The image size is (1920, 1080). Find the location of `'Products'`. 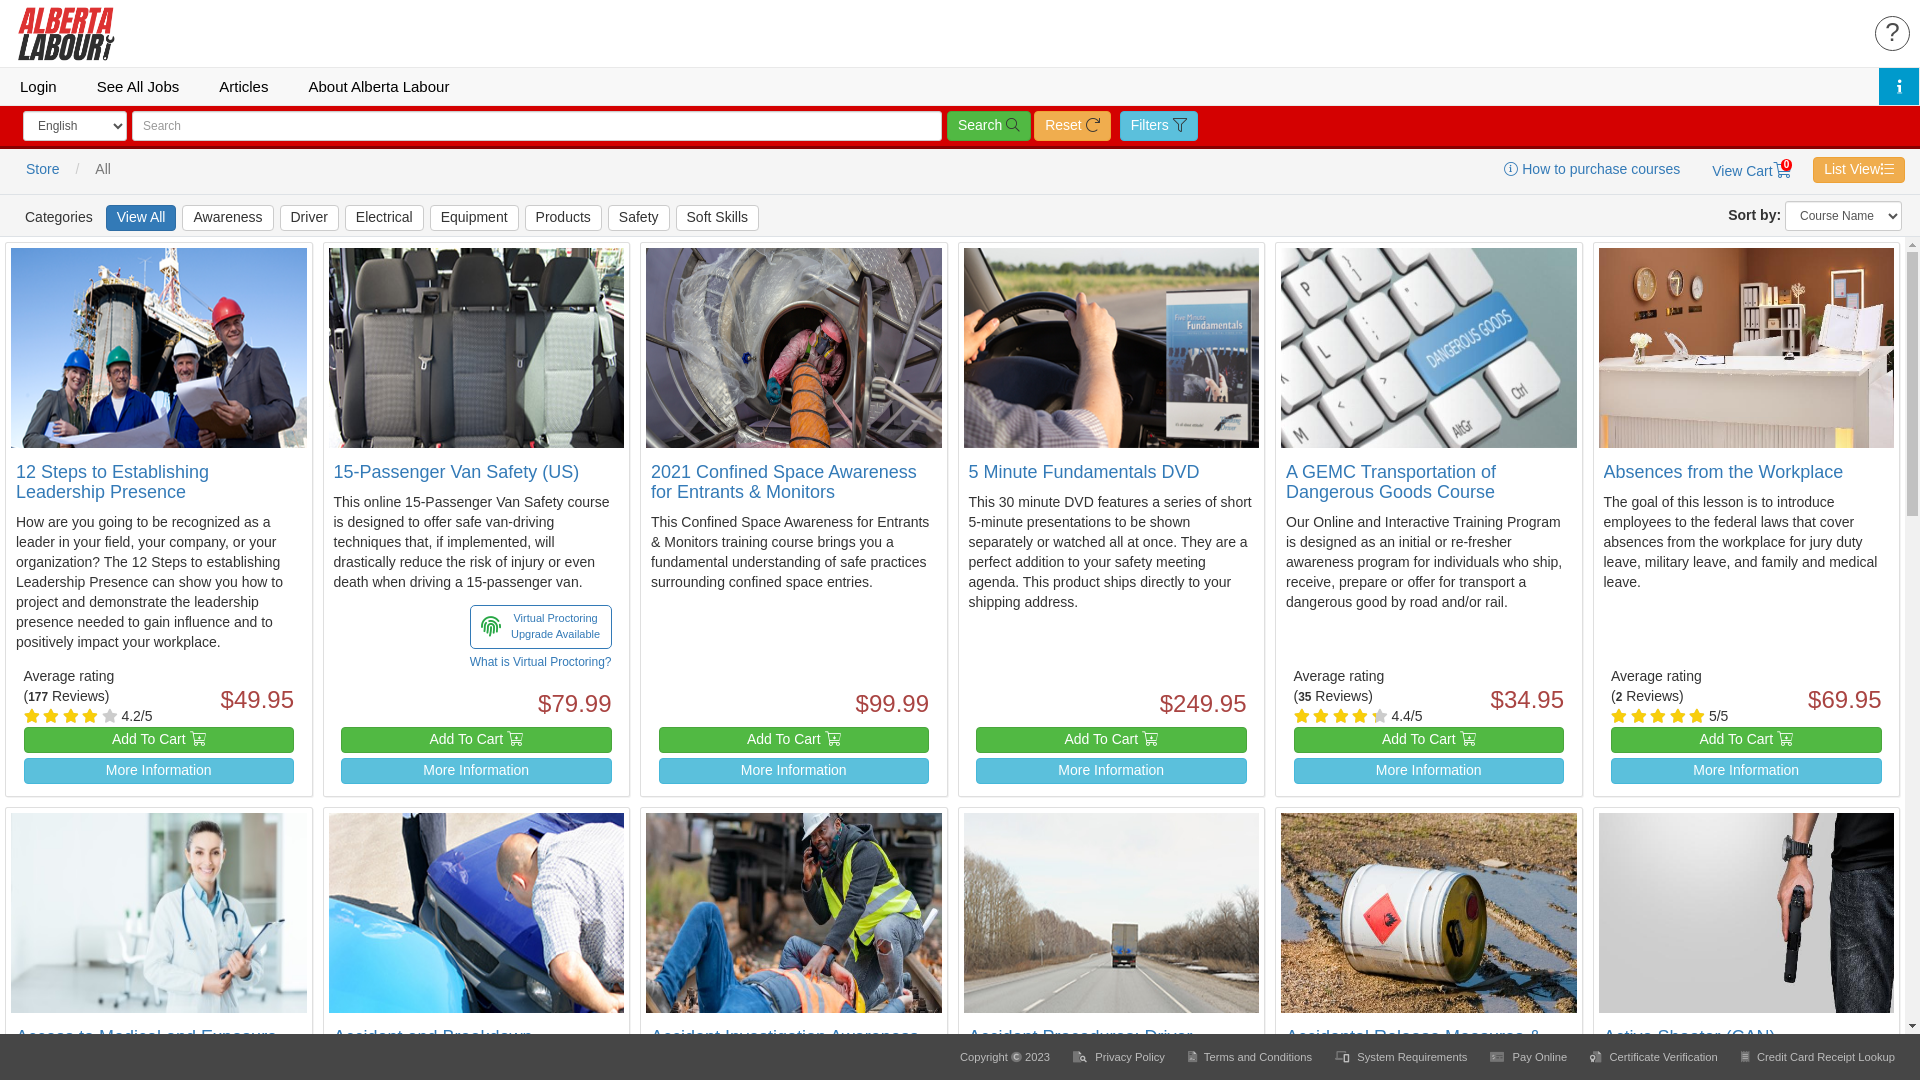

'Products' is located at coordinates (524, 218).